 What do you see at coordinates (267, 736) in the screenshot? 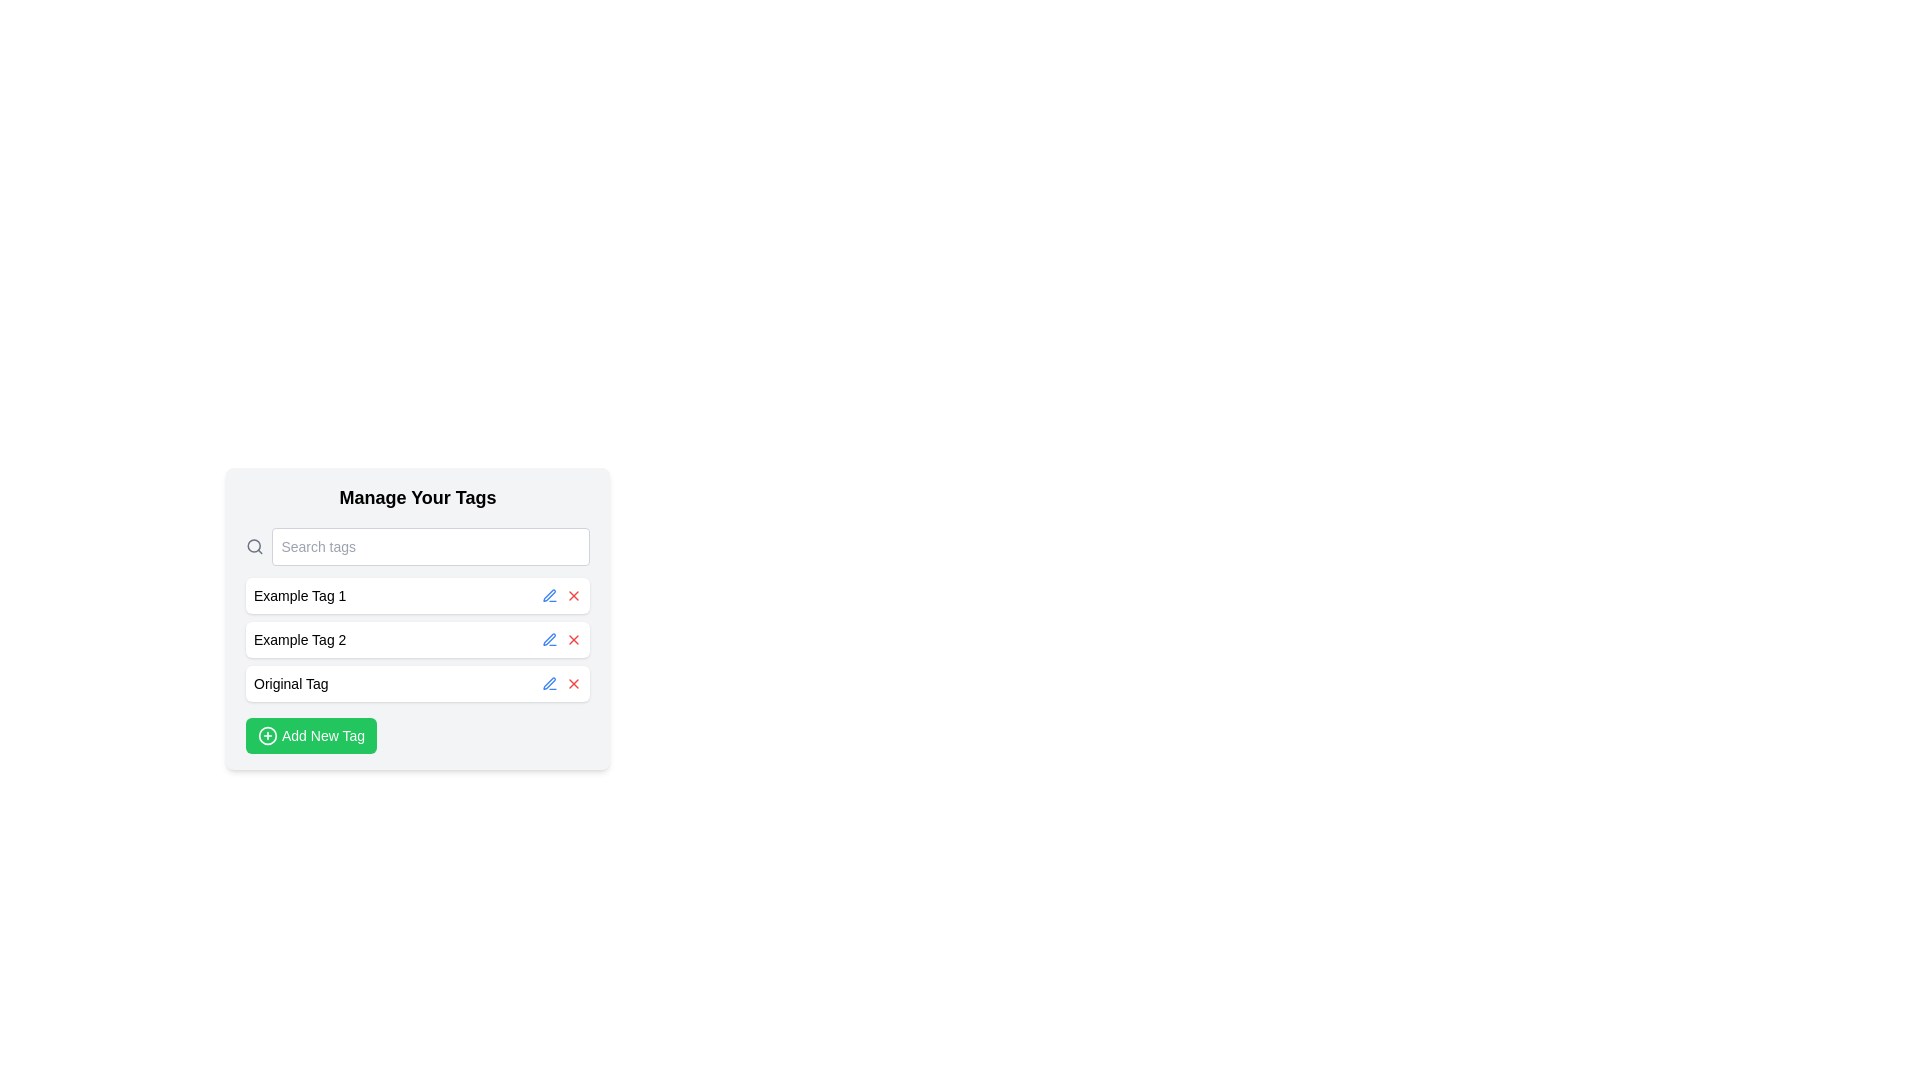
I see `the '+' icon enclosed in a circle with a green background, located to the left of the 'Add New Tag' button at the bottom of the interface` at bounding box center [267, 736].